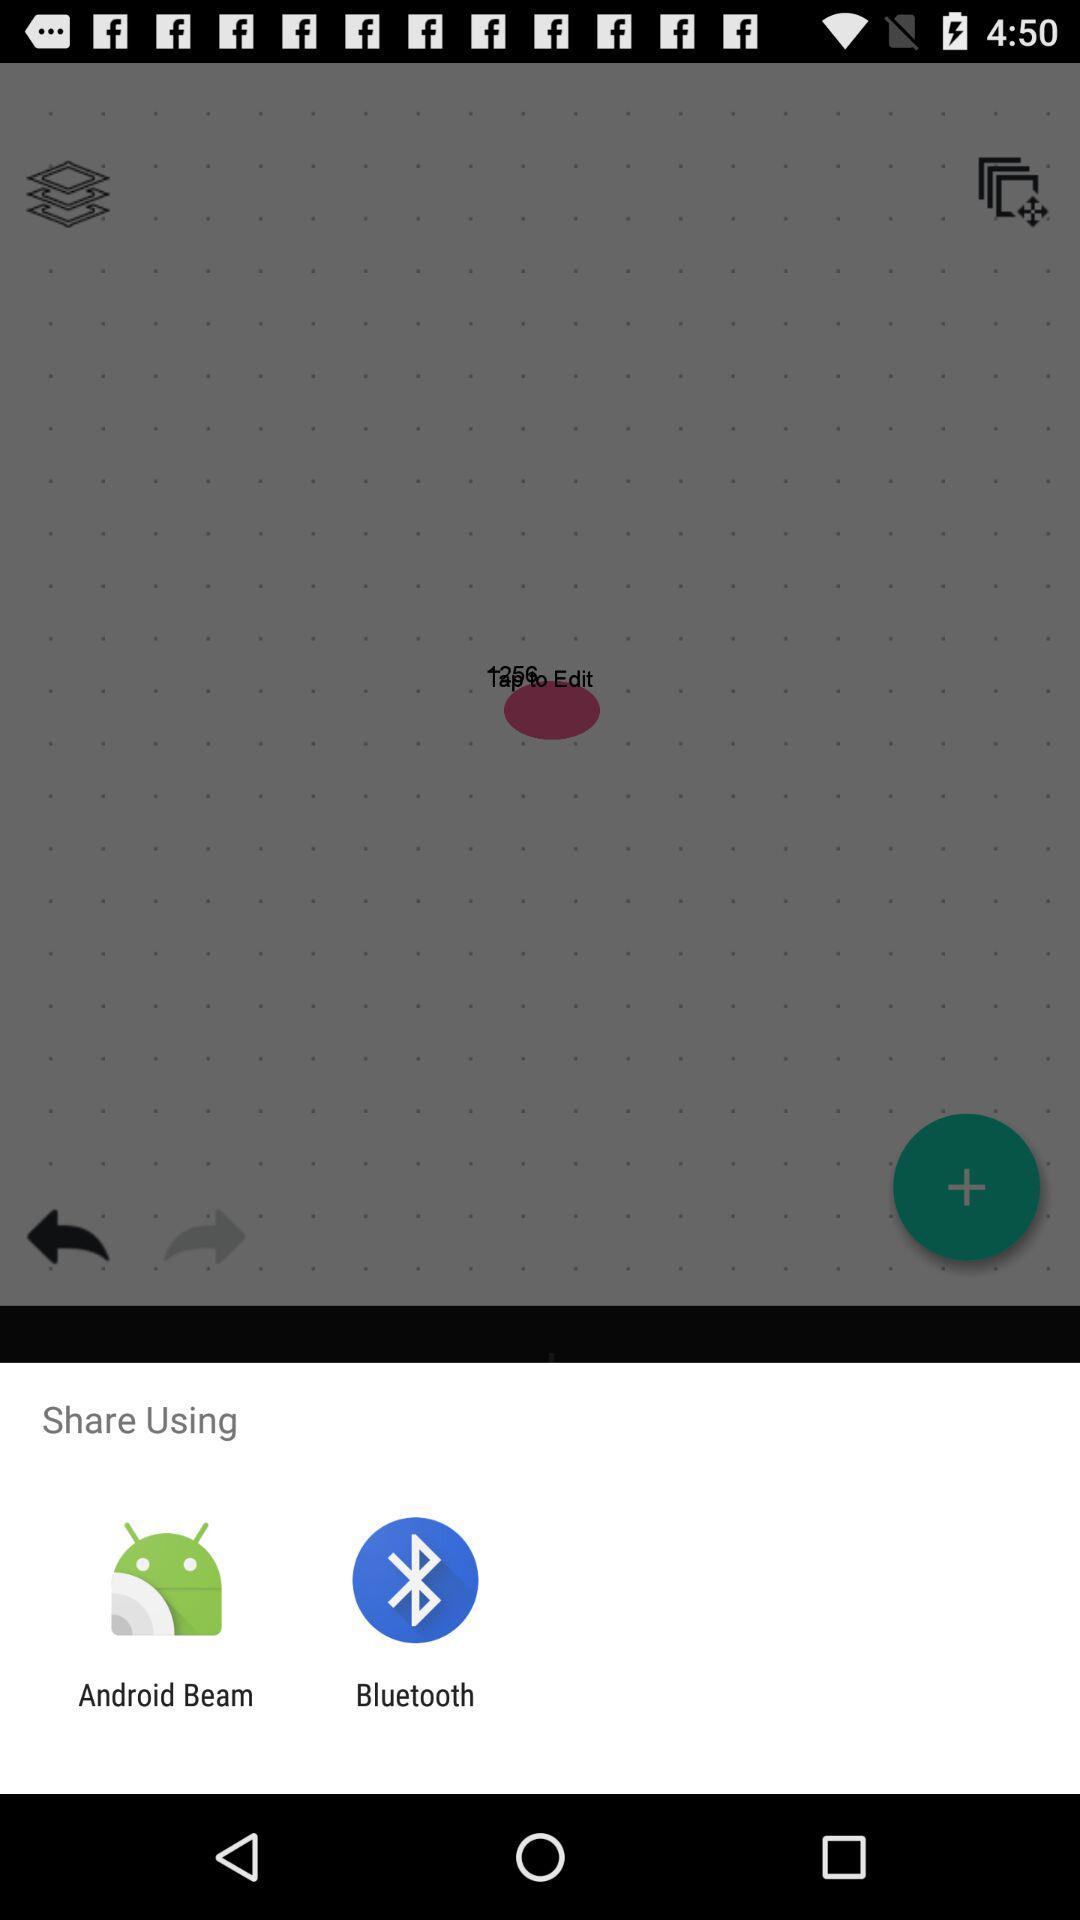 The image size is (1080, 1920). I want to click on the item next to the bluetooth icon, so click(165, 1711).